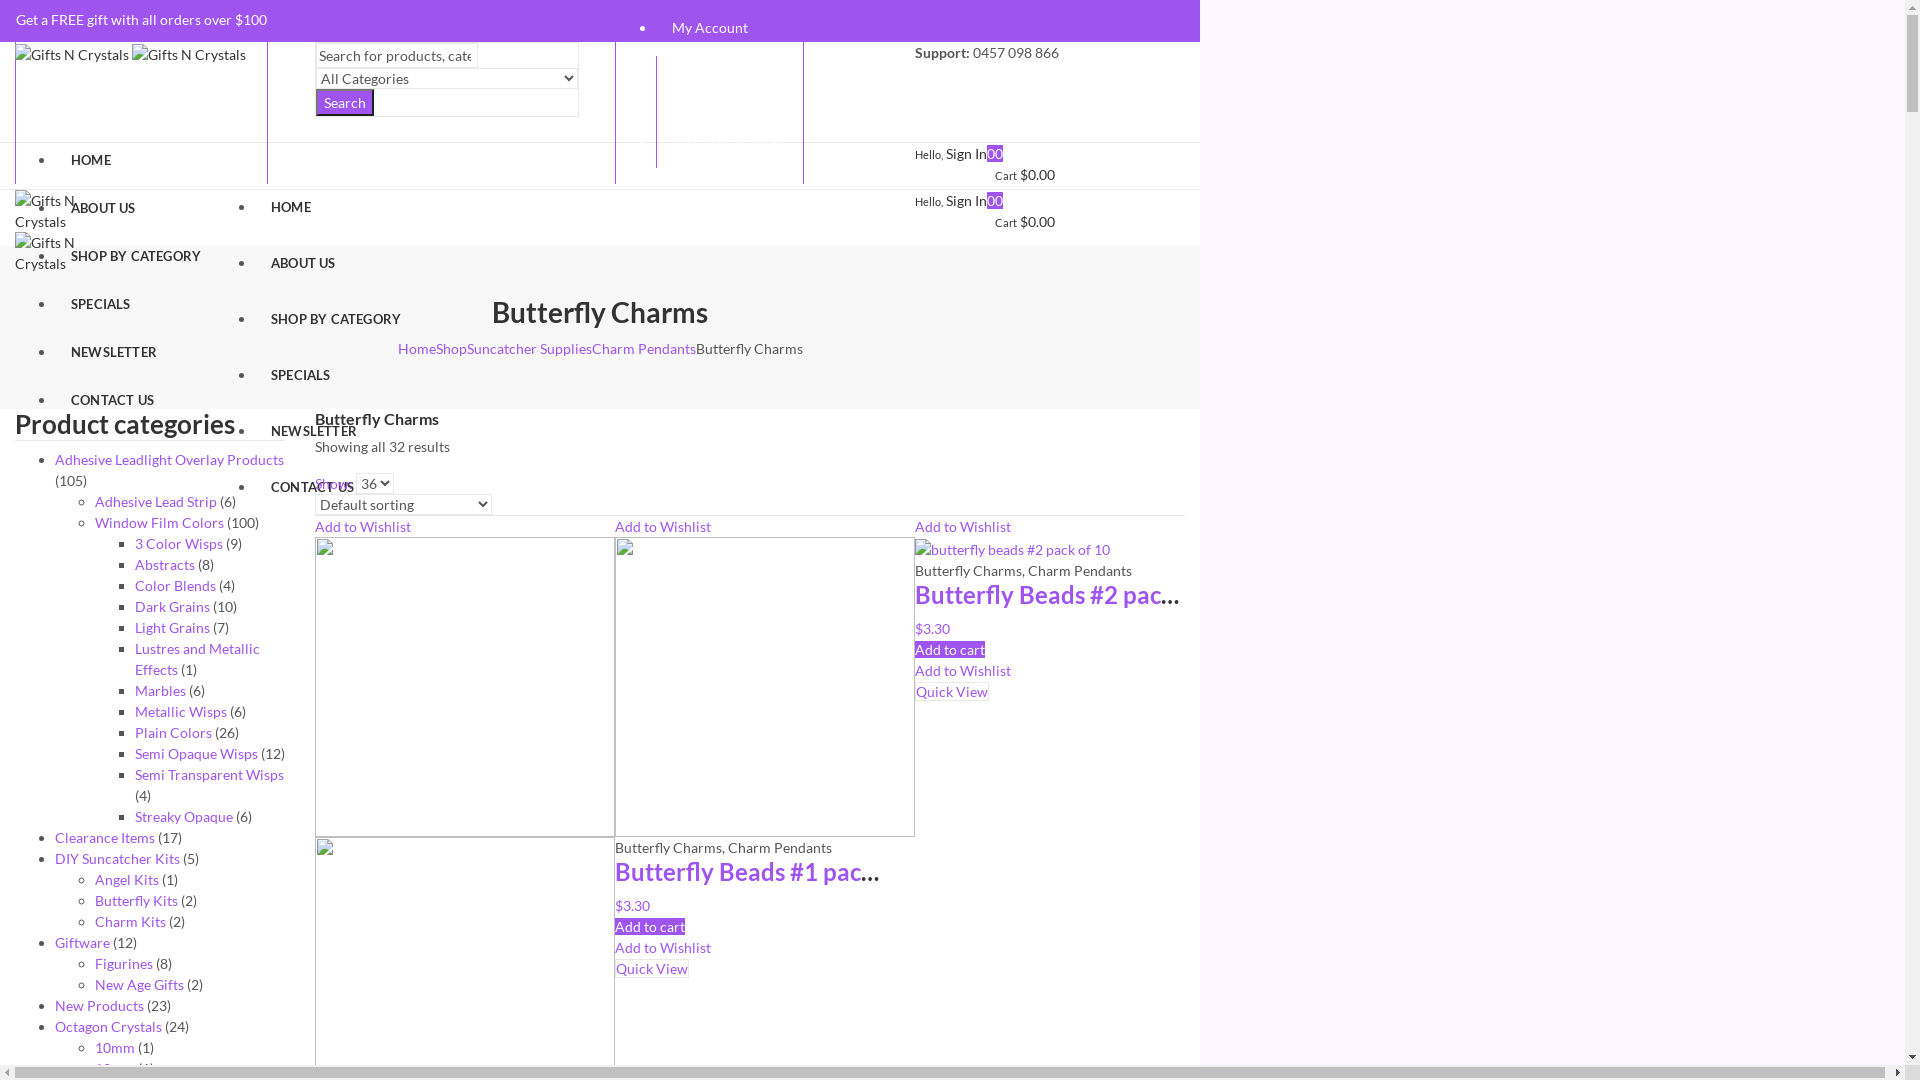  Describe the element at coordinates (1025, 211) in the screenshot. I see `'0` at that location.